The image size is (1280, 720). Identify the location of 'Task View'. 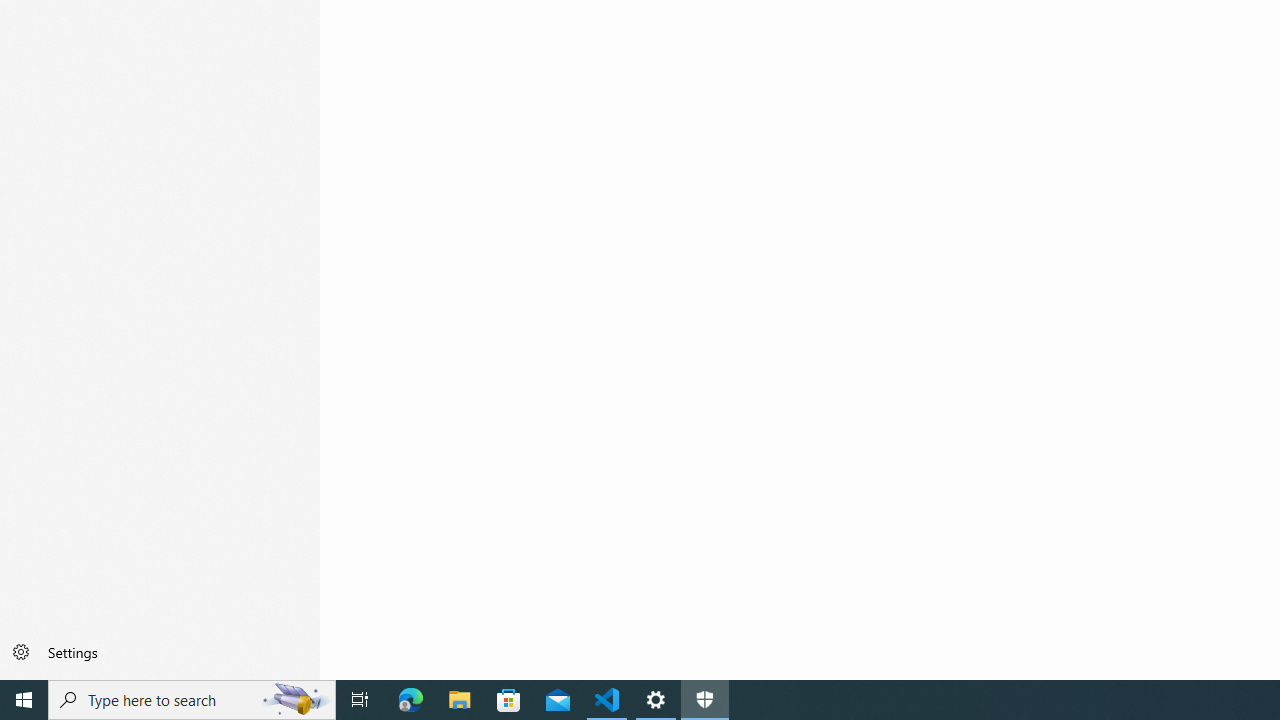
(359, 698).